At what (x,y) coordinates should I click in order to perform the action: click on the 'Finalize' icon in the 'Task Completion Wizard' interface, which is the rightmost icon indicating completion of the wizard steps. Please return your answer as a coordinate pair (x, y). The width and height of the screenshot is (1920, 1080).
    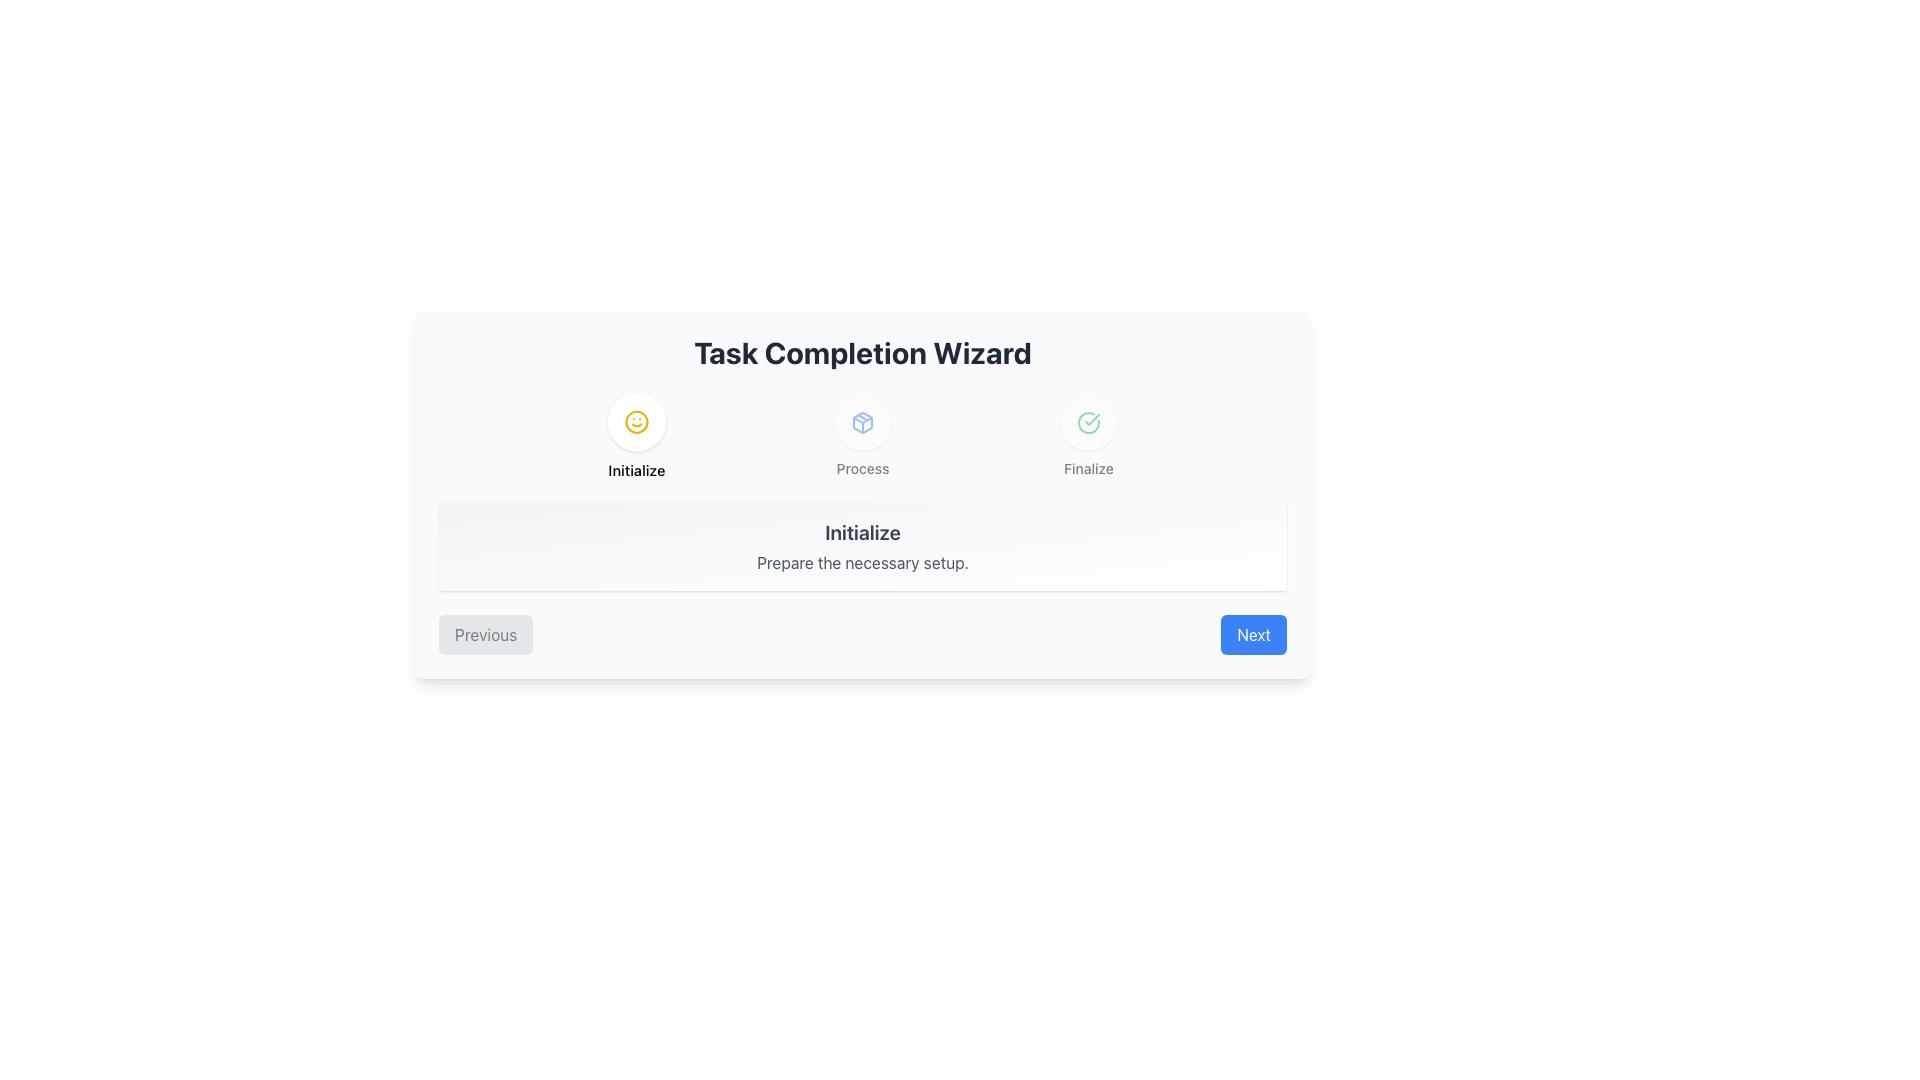
    Looking at the image, I should click on (1088, 422).